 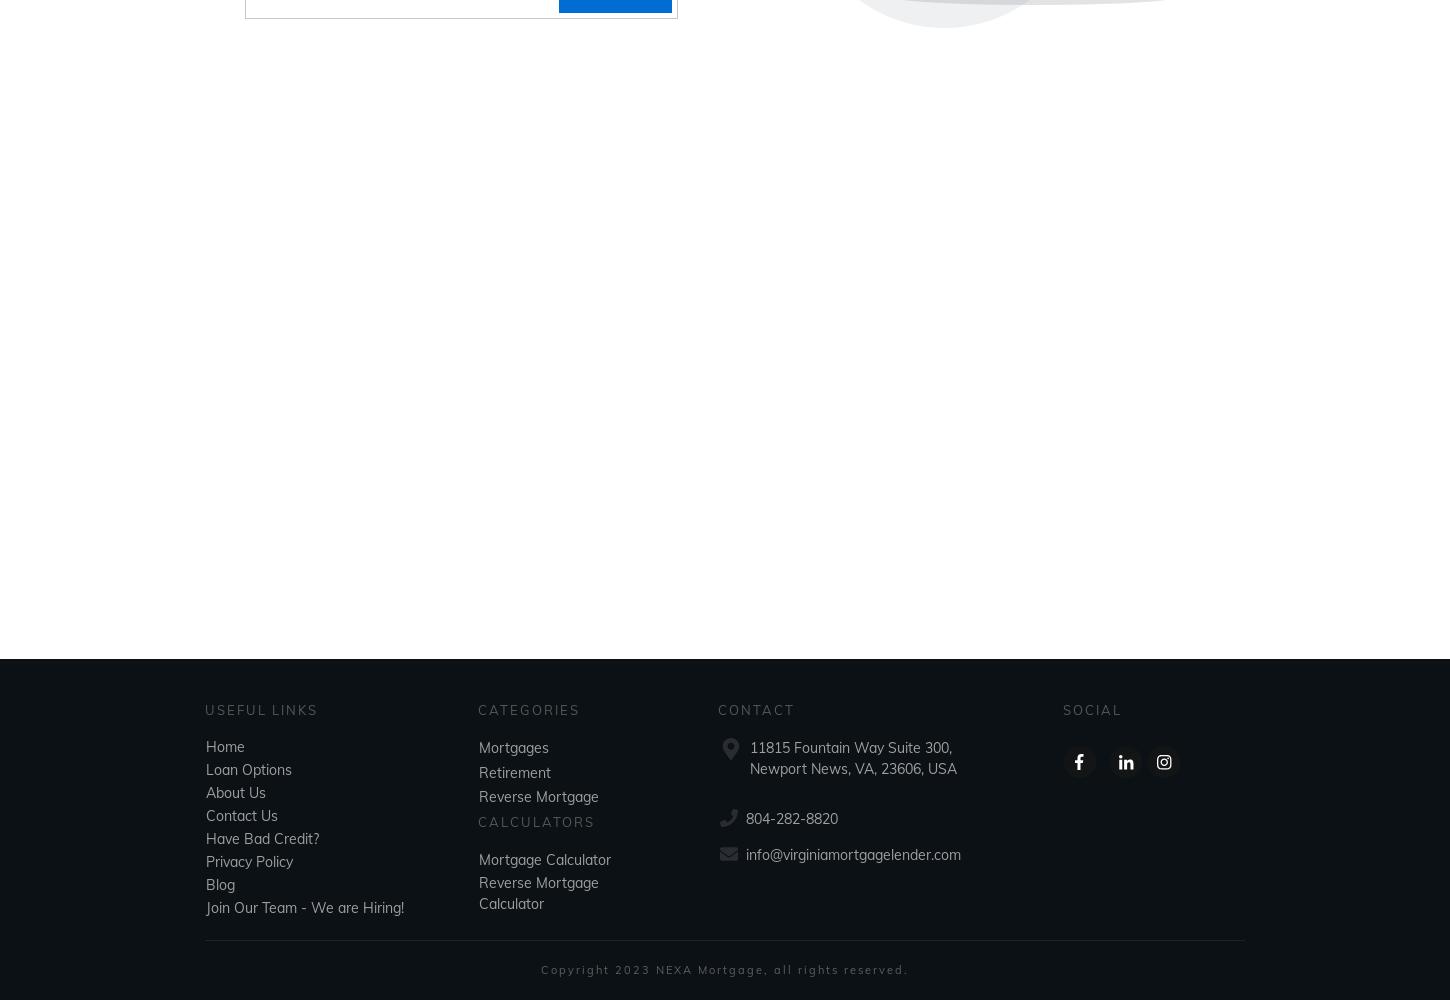 I want to click on 'Loan Options', so click(x=248, y=770).